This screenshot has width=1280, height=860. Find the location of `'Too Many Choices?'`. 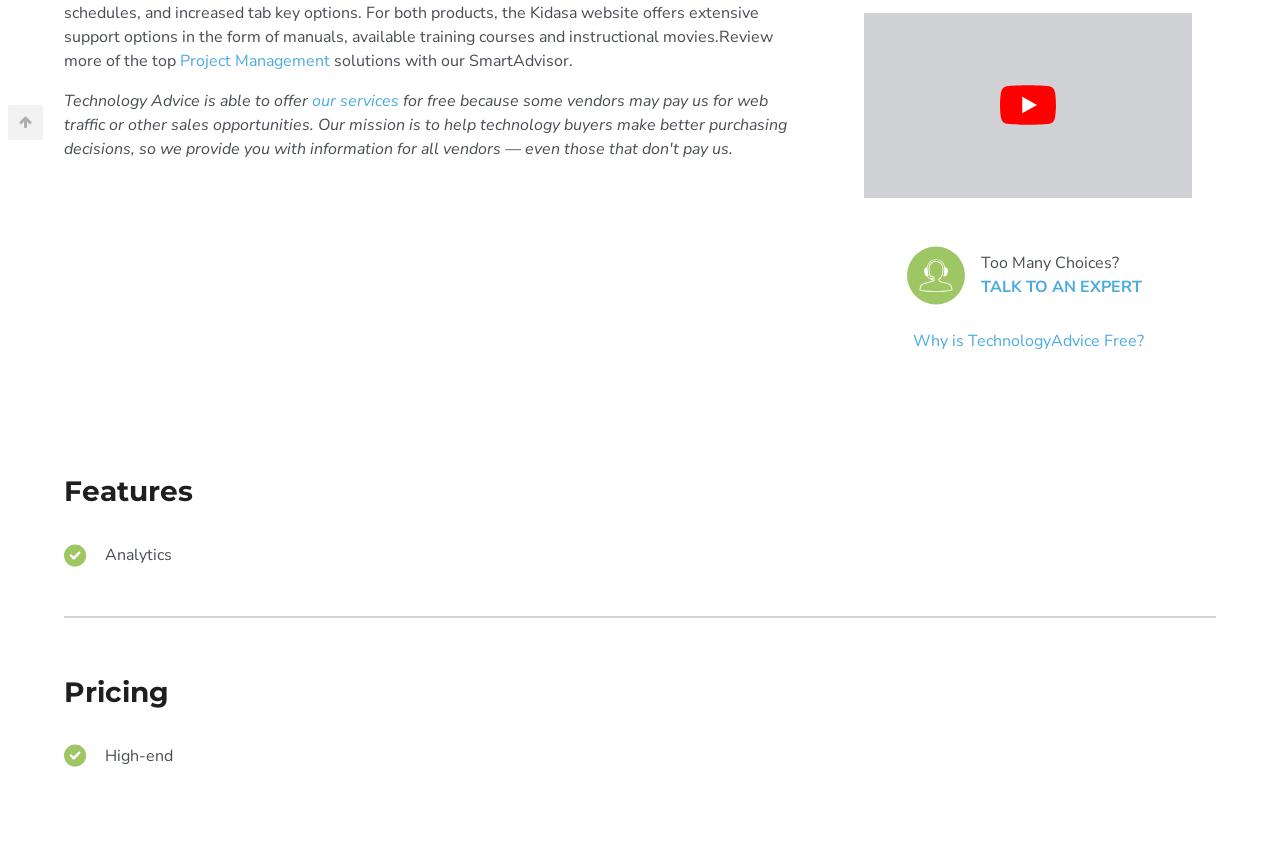

'Too Many Choices?' is located at coordinates (1047, 262).